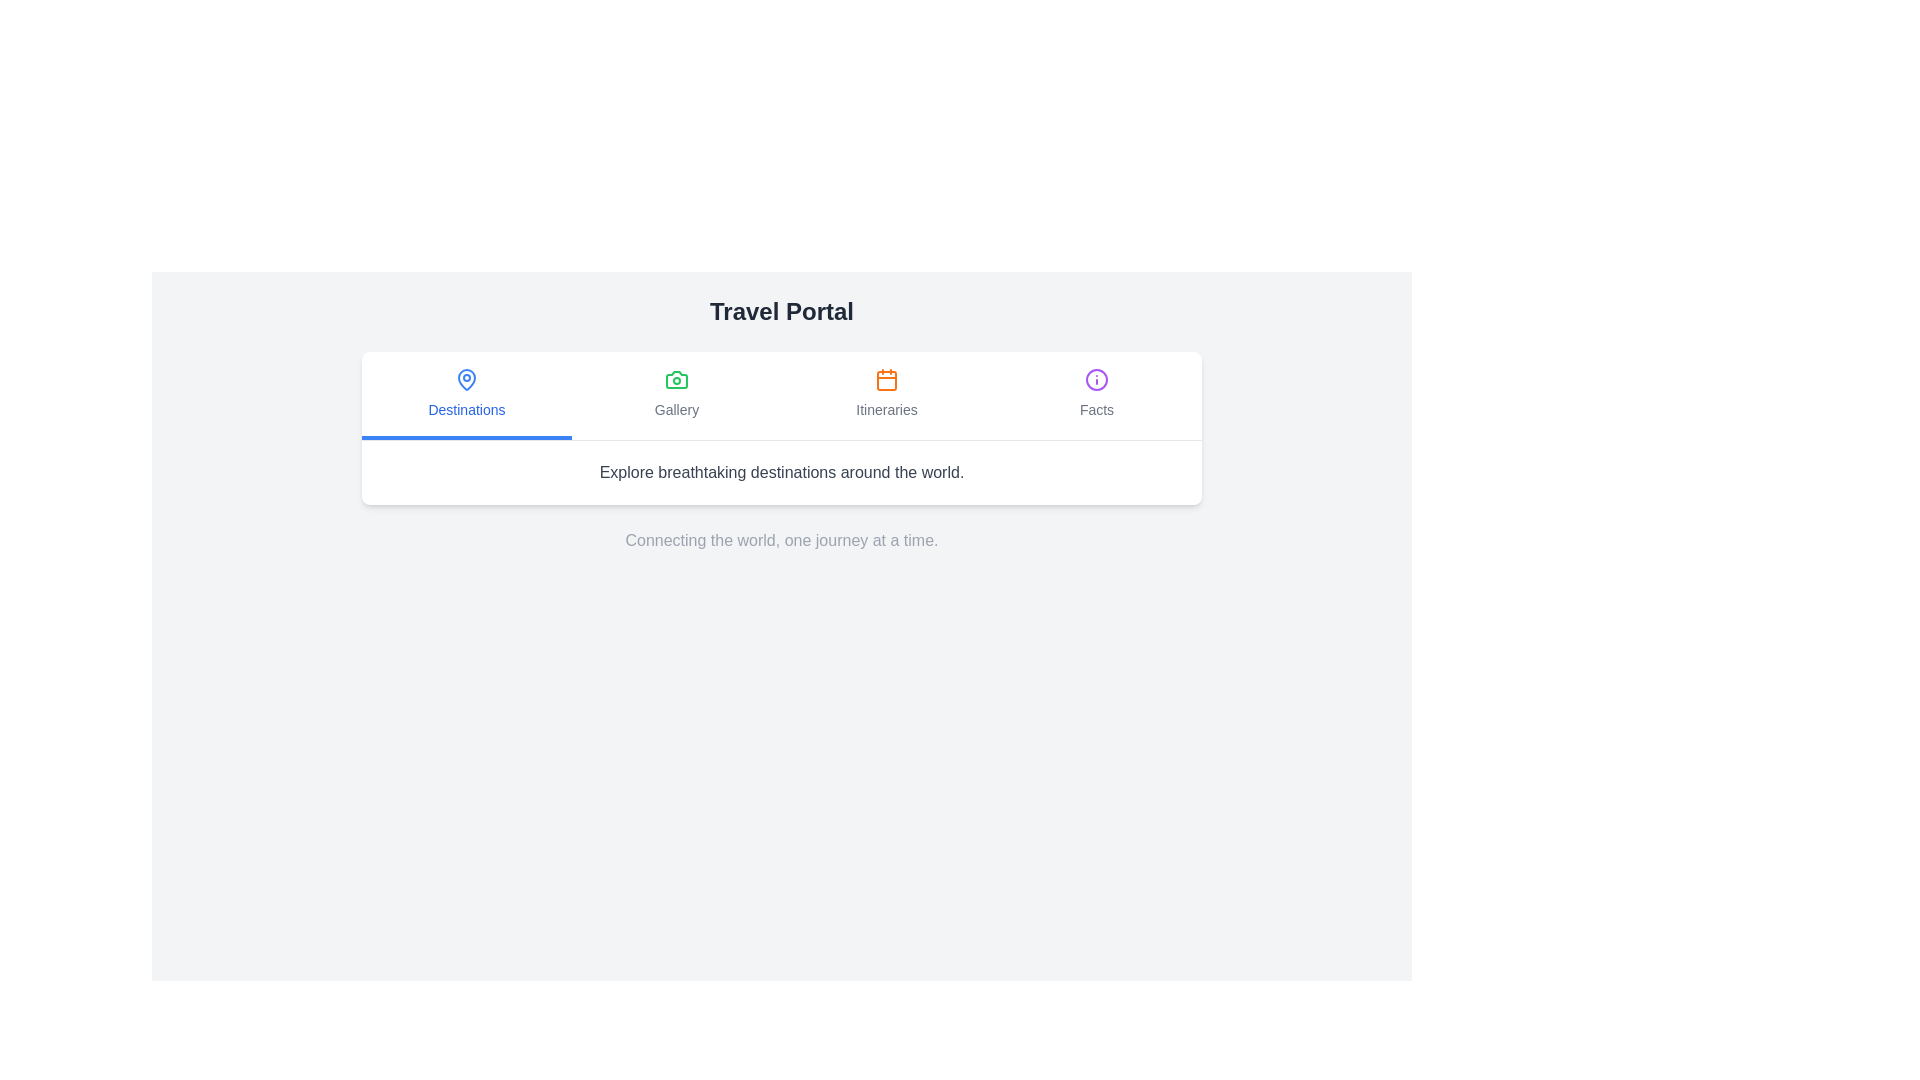  Describe the element at coordinates (465, 396) in the screenshot. I see `the first tab labeled 'Destinations' in the navigation bar` at that location.